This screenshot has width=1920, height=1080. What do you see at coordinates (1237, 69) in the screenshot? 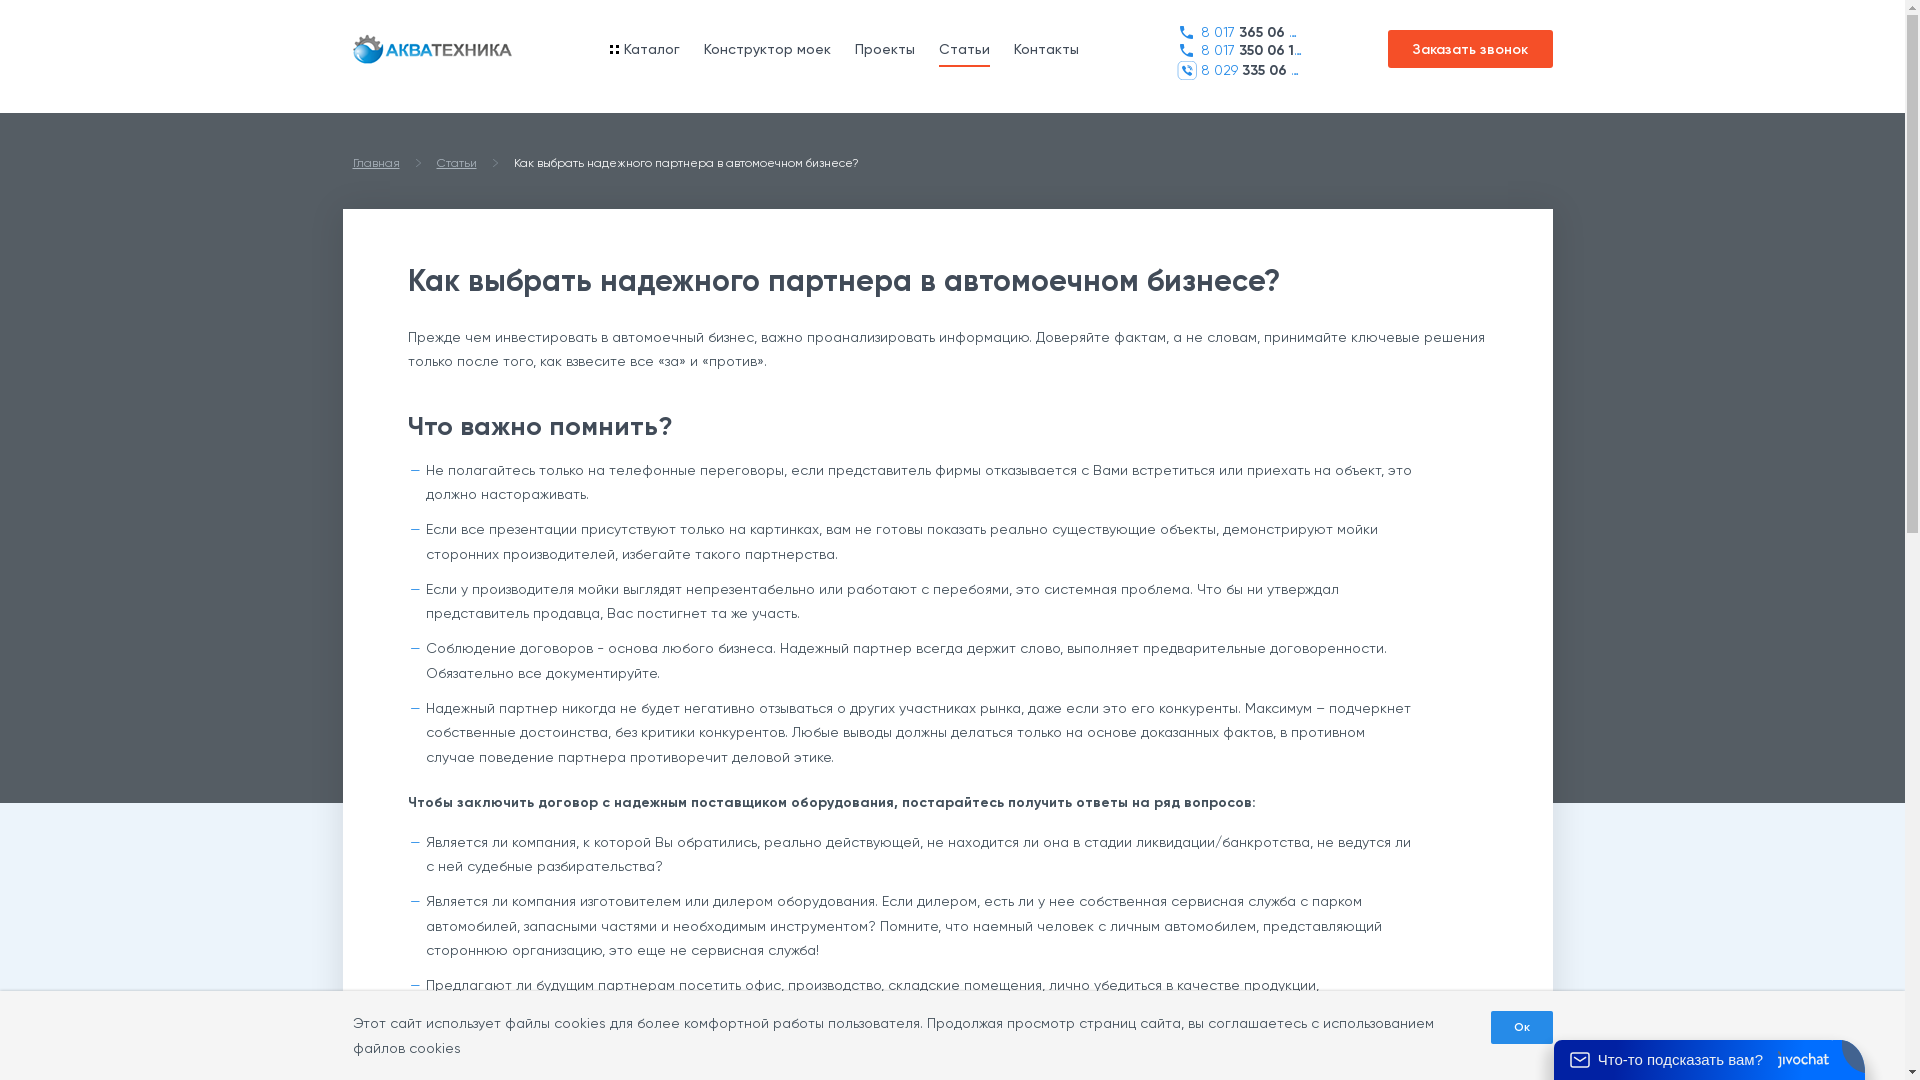
I see `'8 029 335 06 01'` at bounding box center [1237, 69].